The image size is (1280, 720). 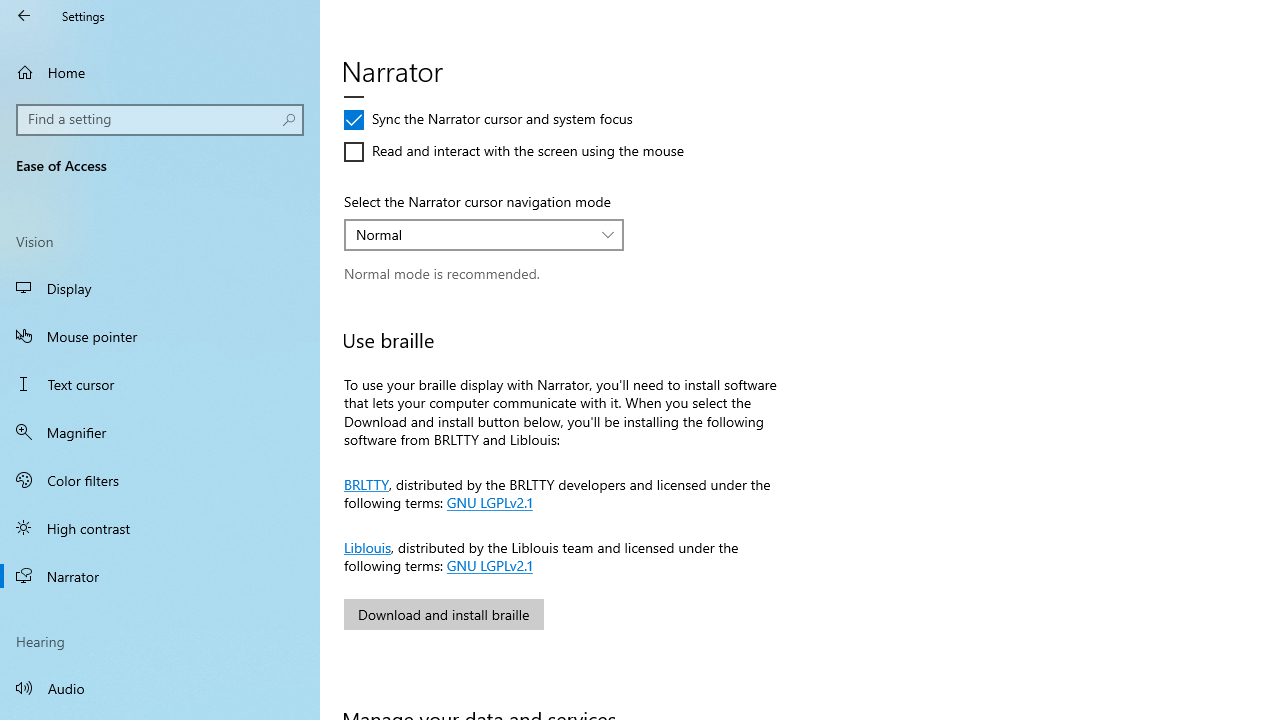 I want to click on 'Select the Narrator cursor navigation mode', so click(x=484, y=234).